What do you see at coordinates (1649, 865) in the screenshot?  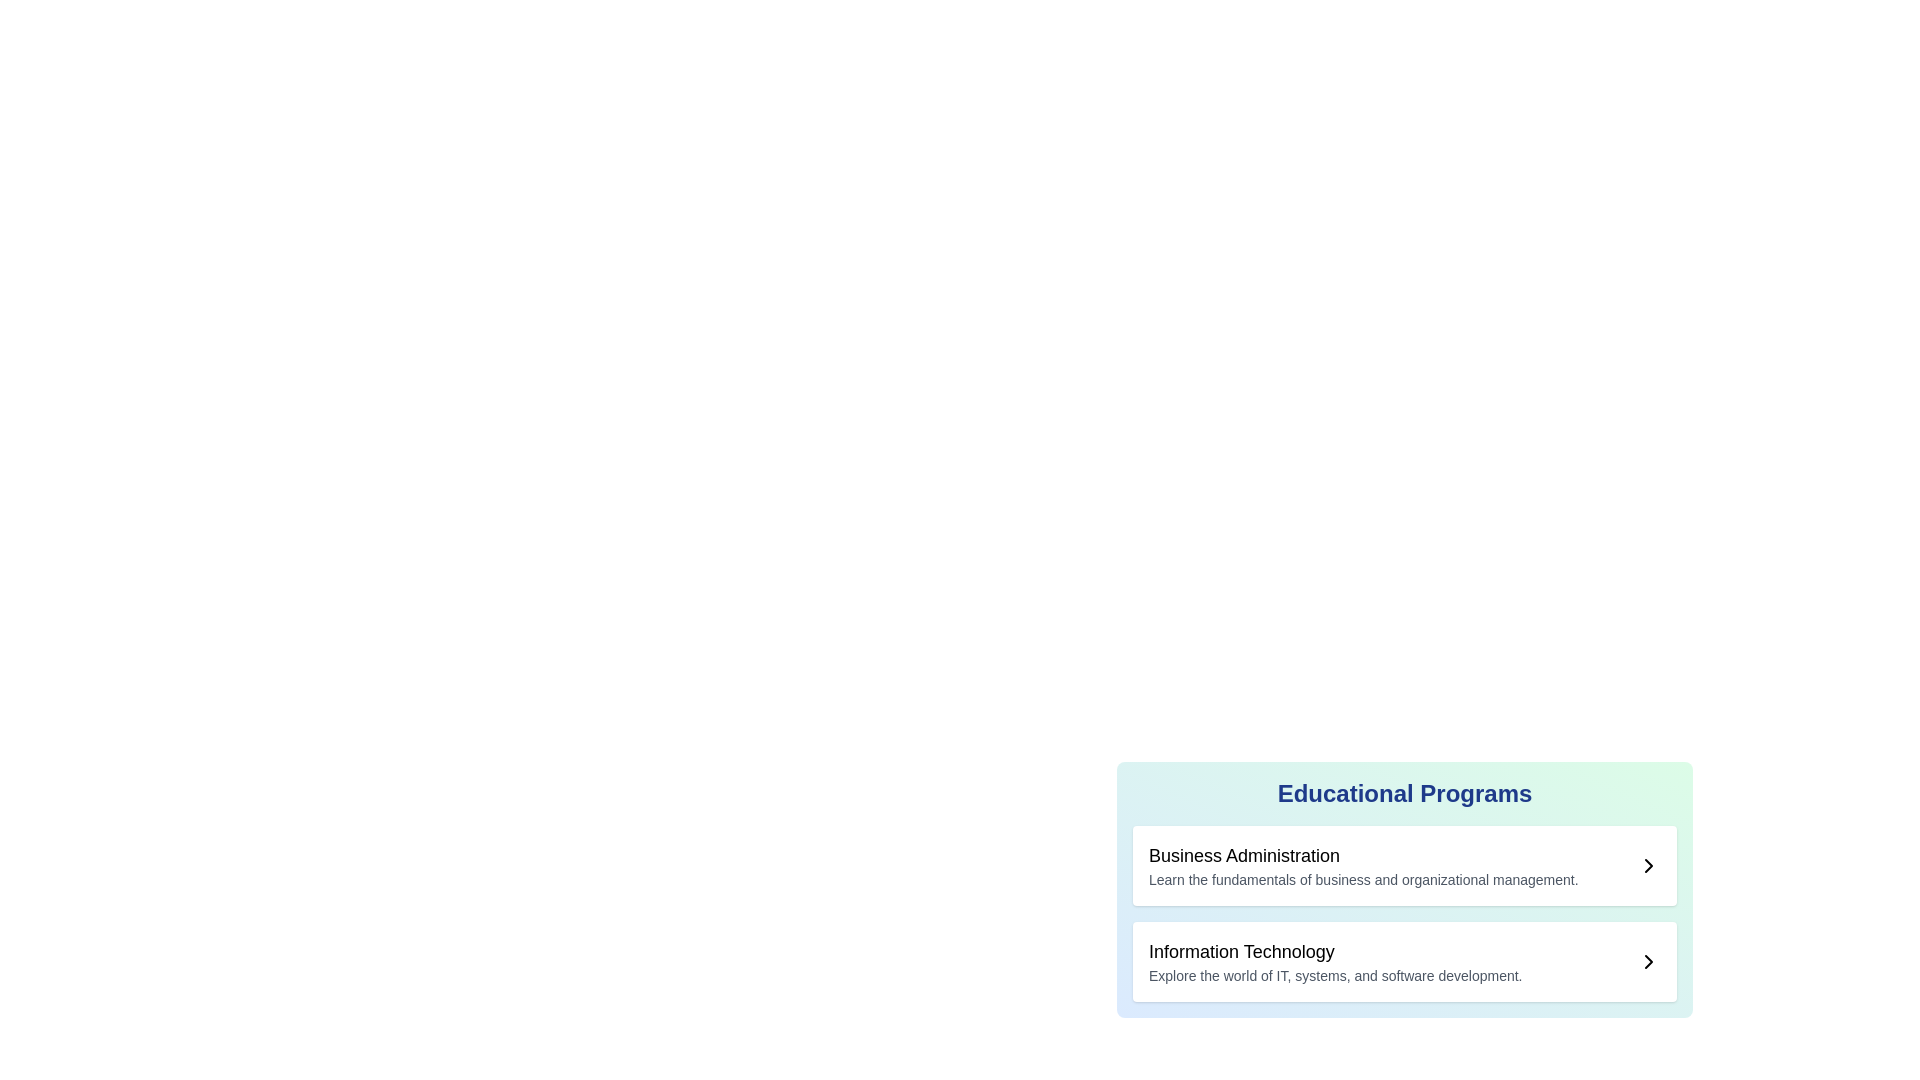 I see `the Navigation Icon located on the right side of the 'Business Administration' entry` at bounding box center [1649, 865].